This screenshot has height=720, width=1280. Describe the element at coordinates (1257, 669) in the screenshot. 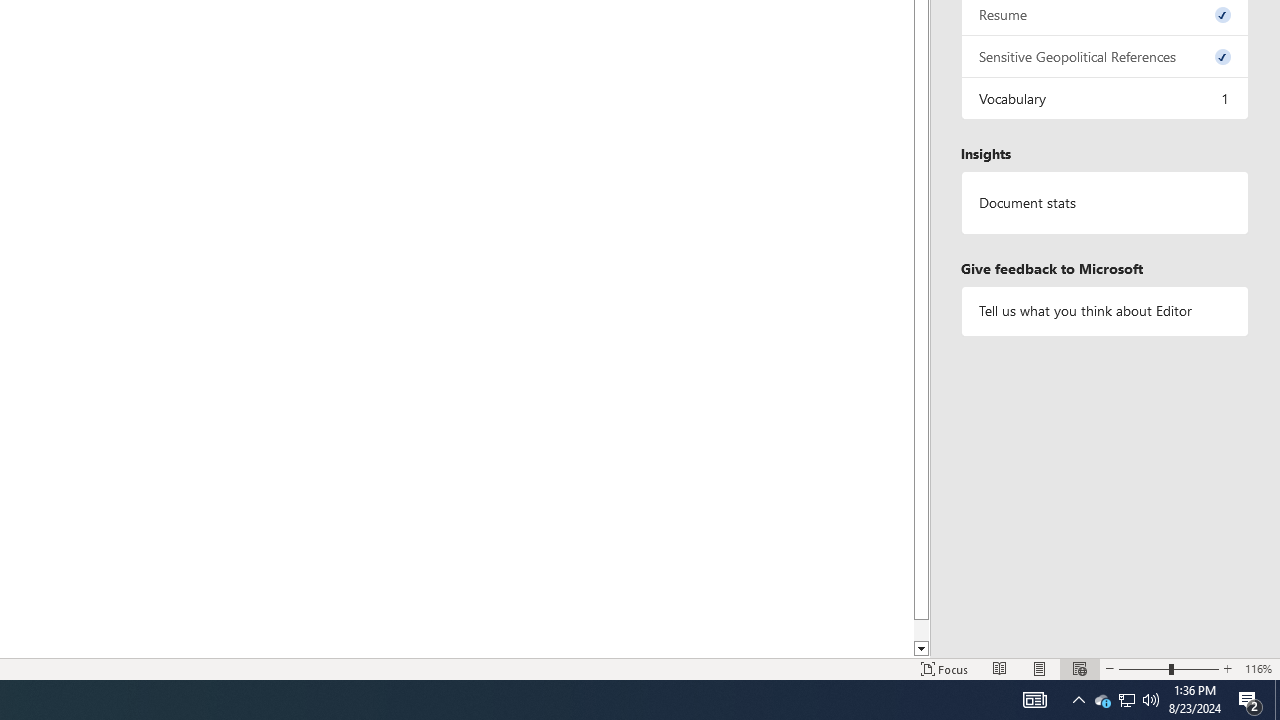

I see `'Zoom 116%'` at that location.